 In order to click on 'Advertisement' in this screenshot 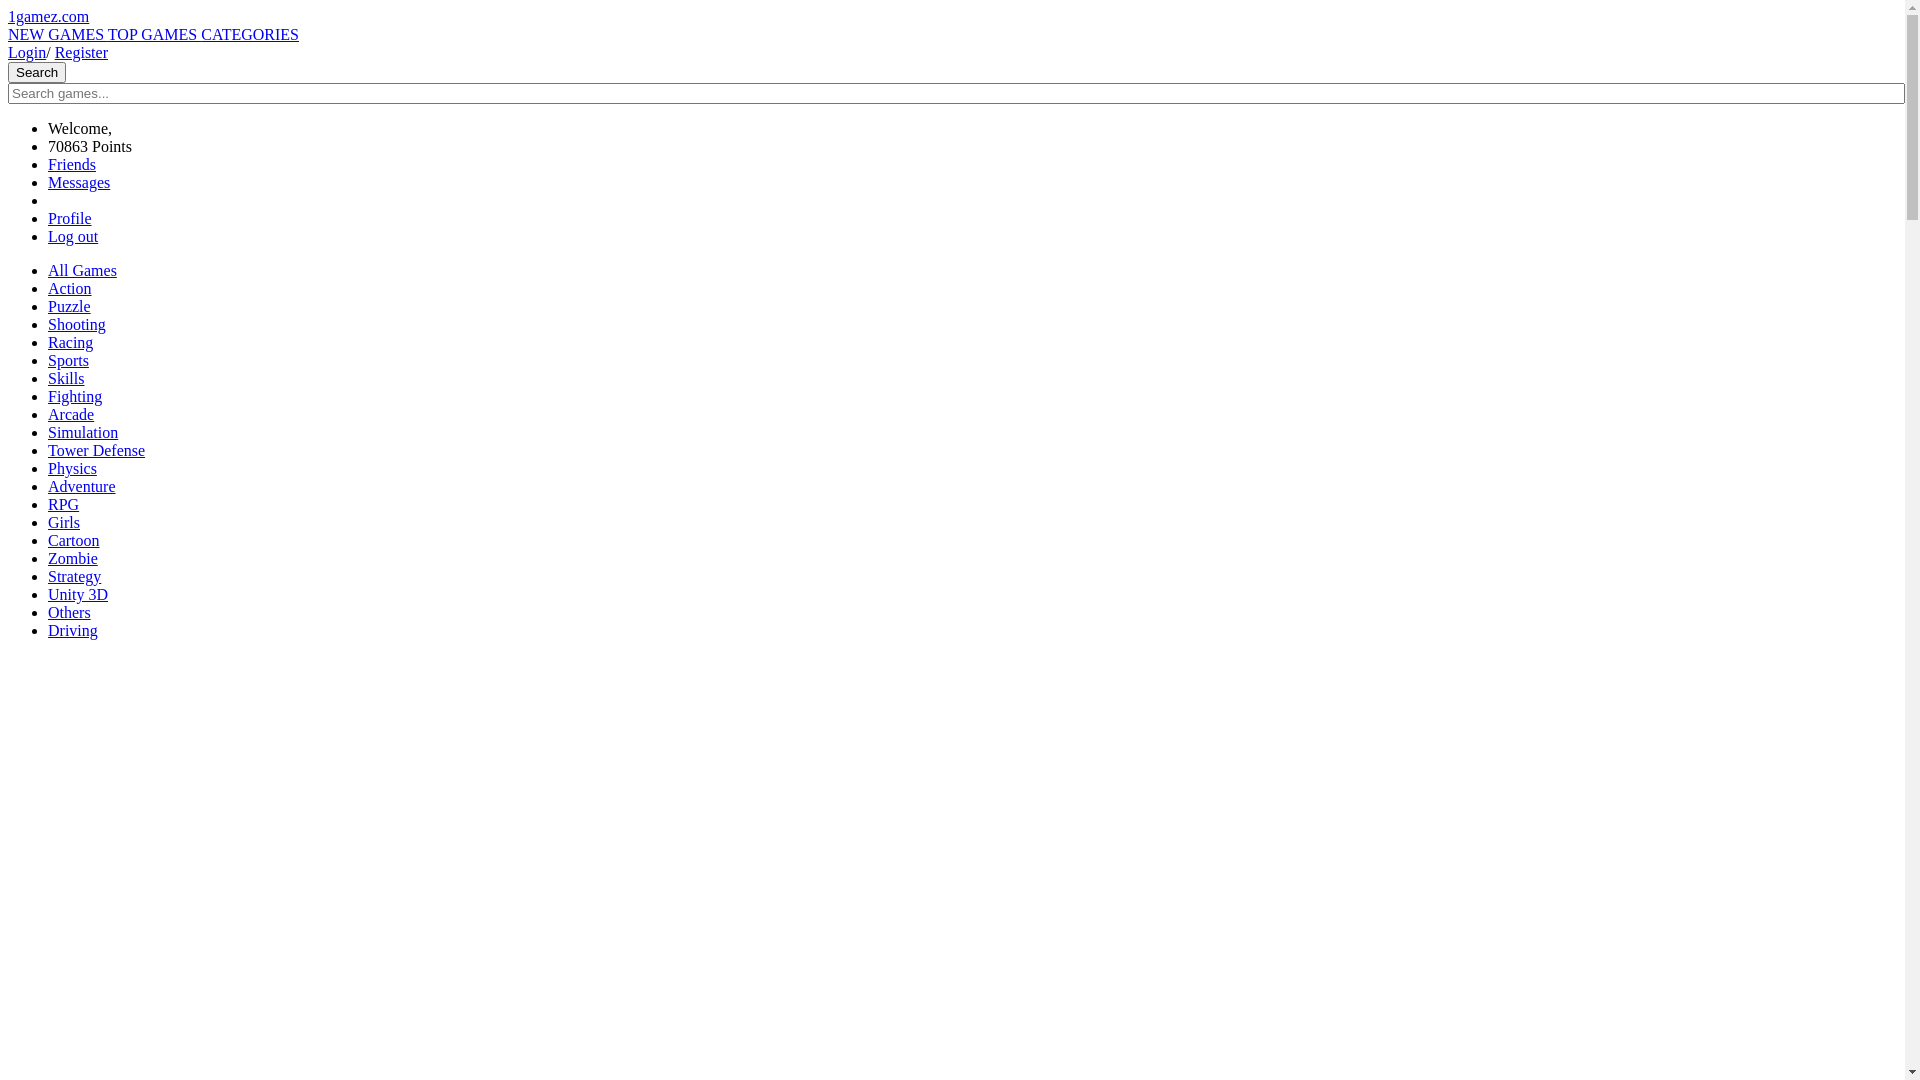, I will do `click(950, 794)`.